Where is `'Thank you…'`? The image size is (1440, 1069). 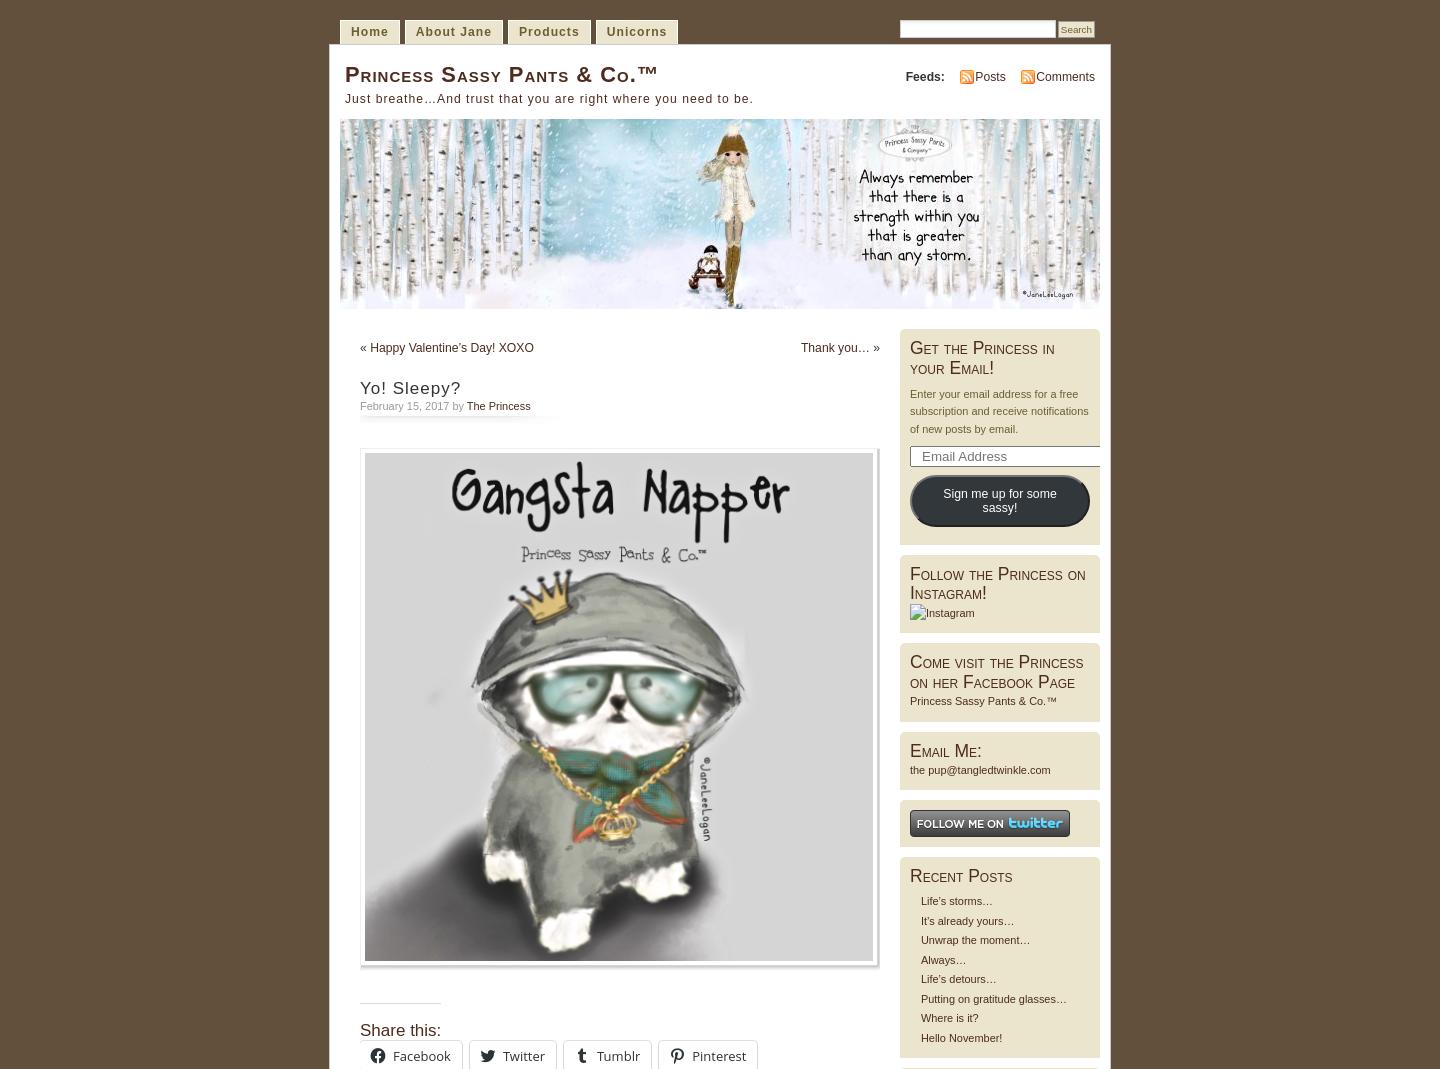 'Thank you…' is located at coordinates (834, 347).